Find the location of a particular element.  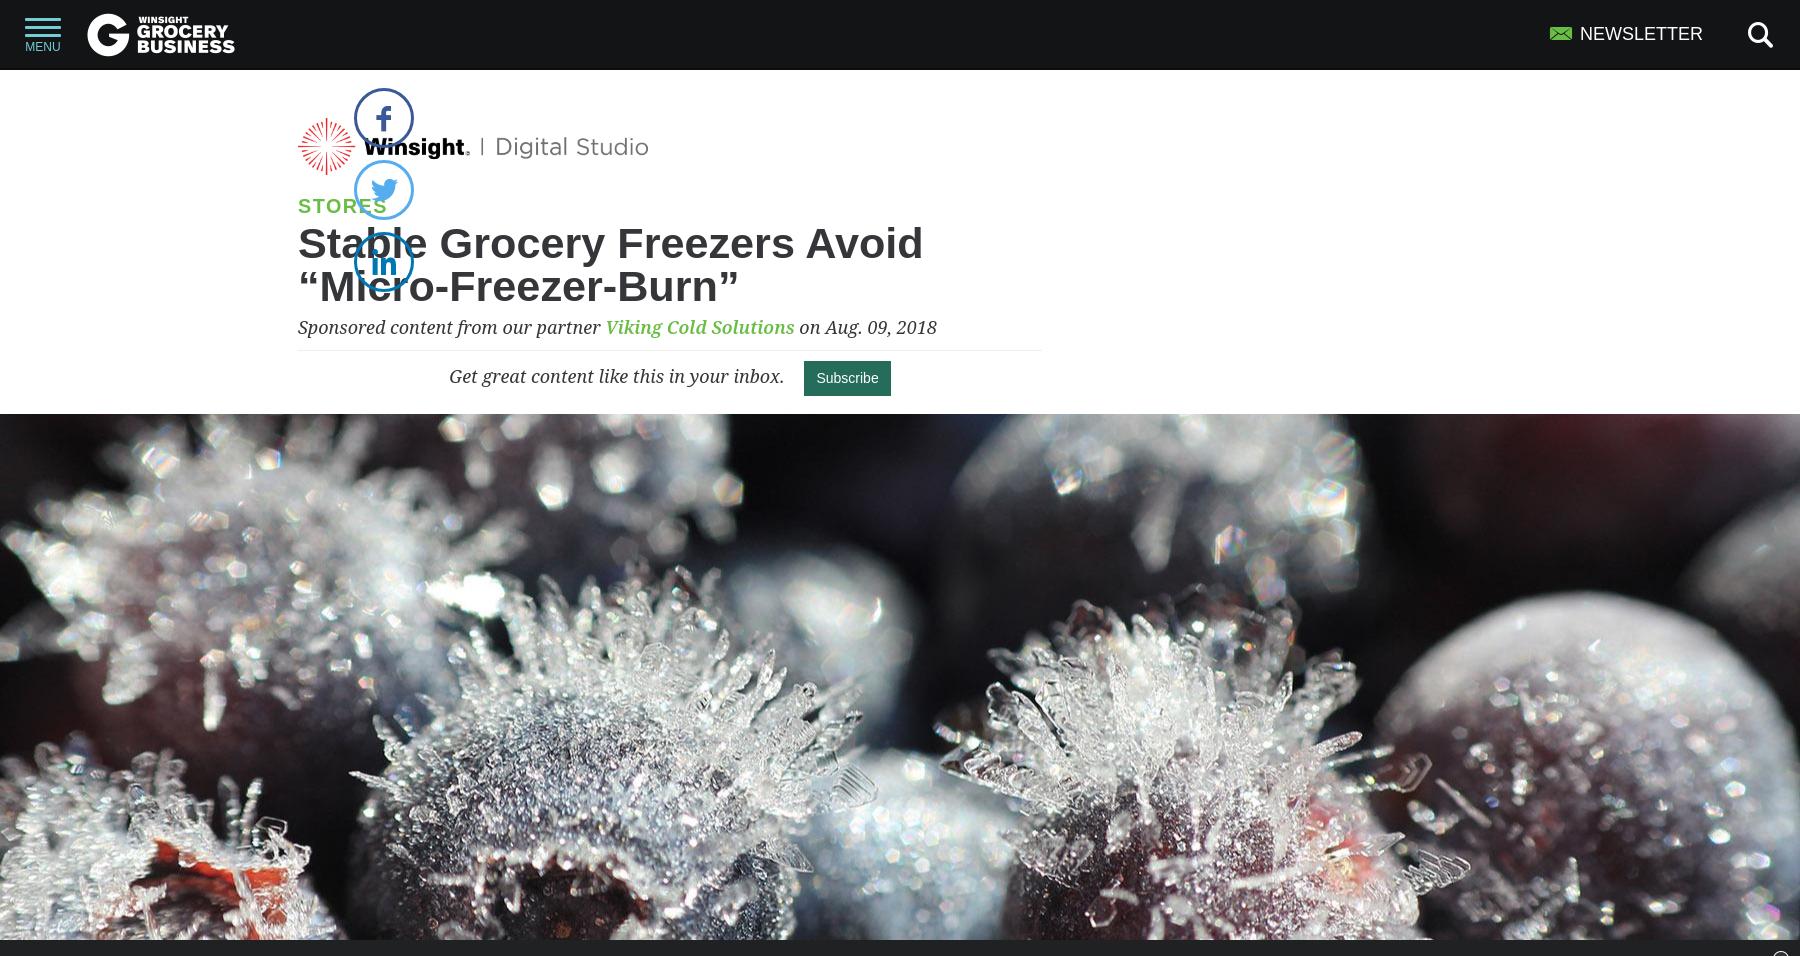

'Menu' is located at coordinates (41, 46).